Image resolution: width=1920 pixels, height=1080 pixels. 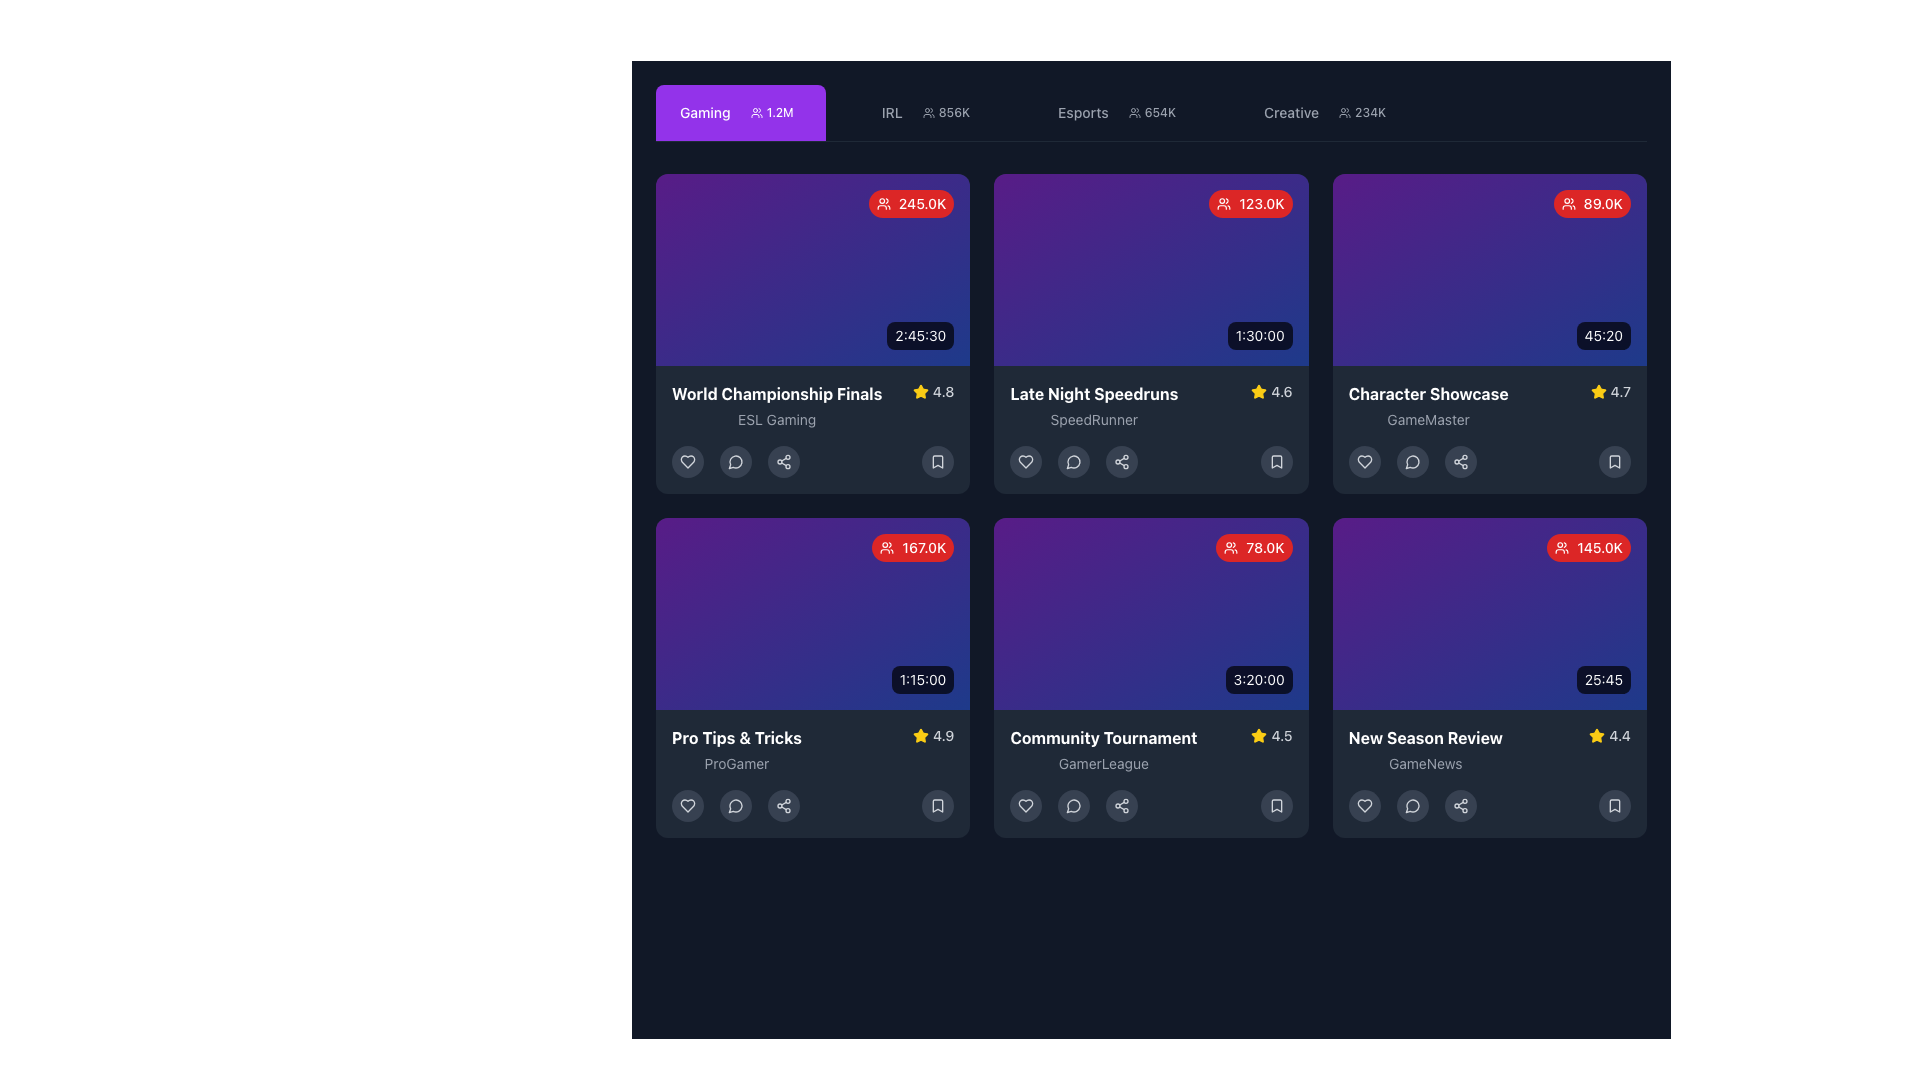 I want to click on the circular button with a dark gray background and share icon located in the bottom row of action buttons below the 'Pro Tips & Tricks' card, so click(x=782, y=805).